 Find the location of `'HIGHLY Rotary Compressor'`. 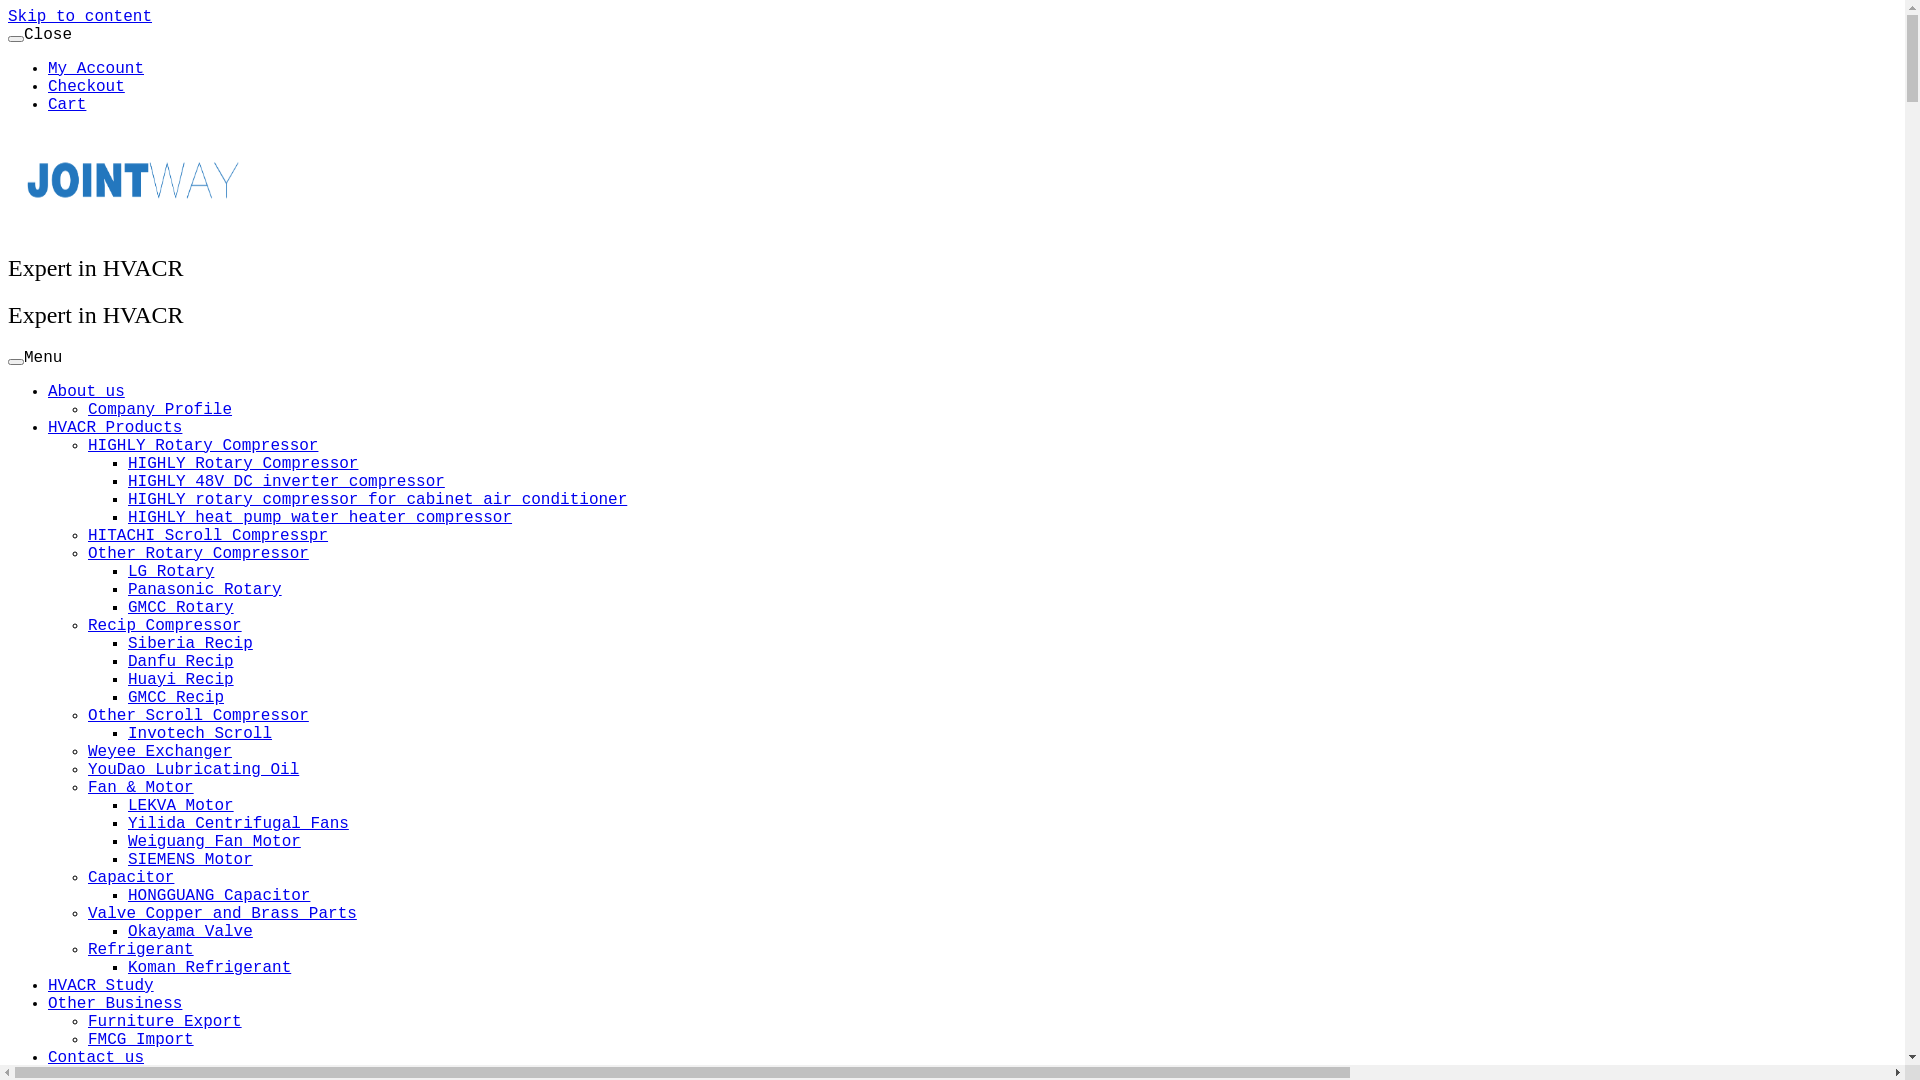

'HIGHLY Rotary Compressor' is located at coordinates (127, 463).